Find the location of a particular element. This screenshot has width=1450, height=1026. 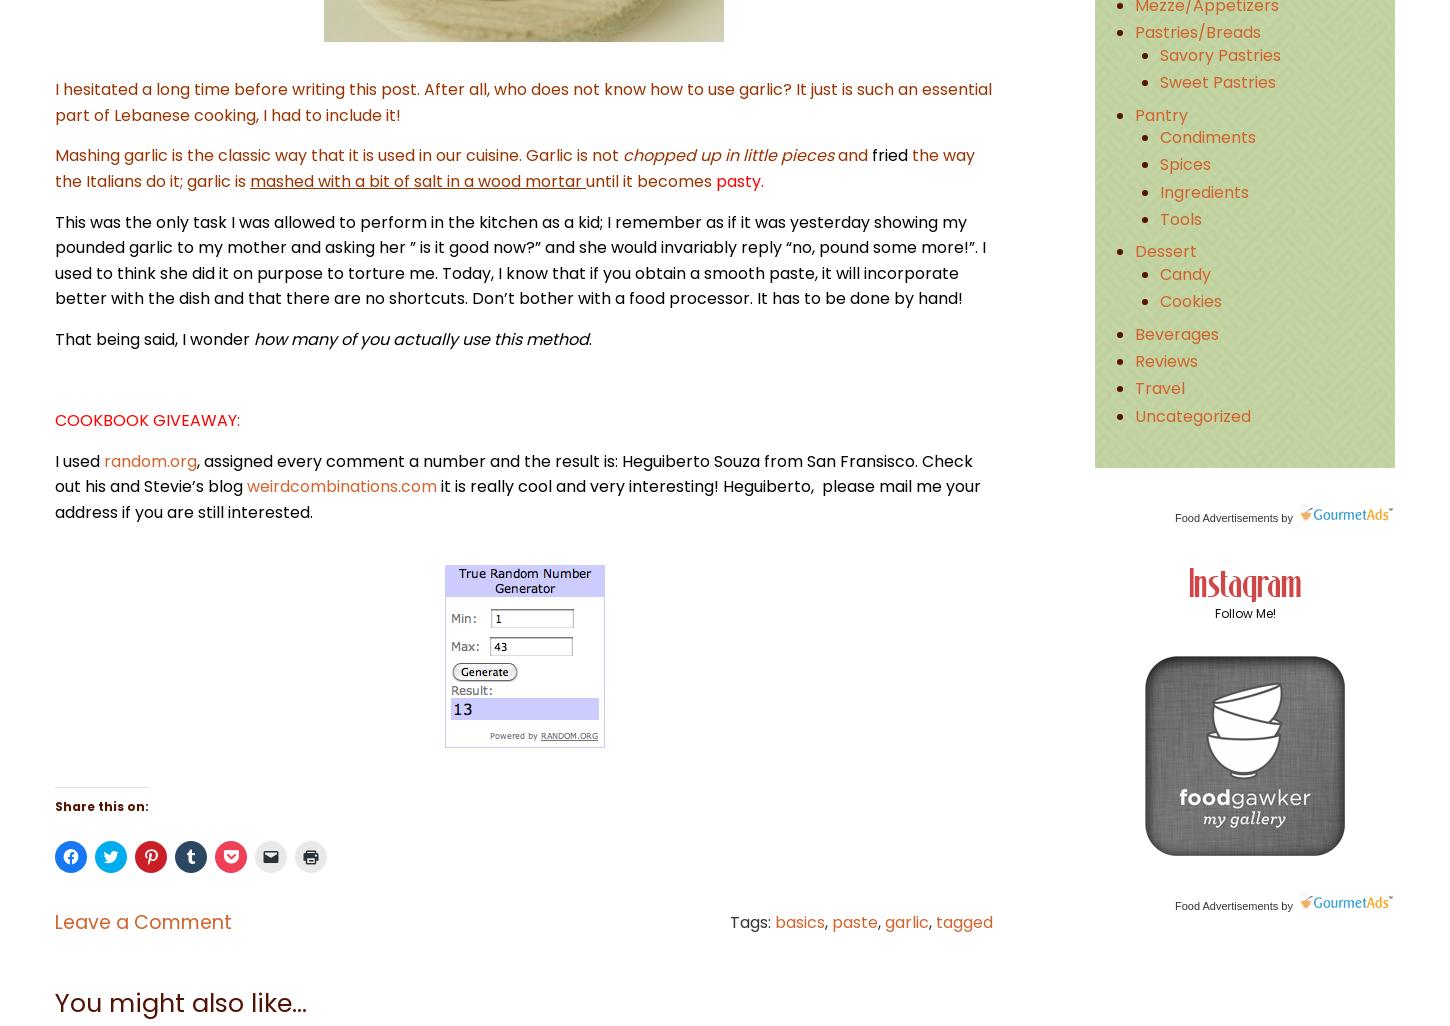

'.' is located at coordinates (590, 338).